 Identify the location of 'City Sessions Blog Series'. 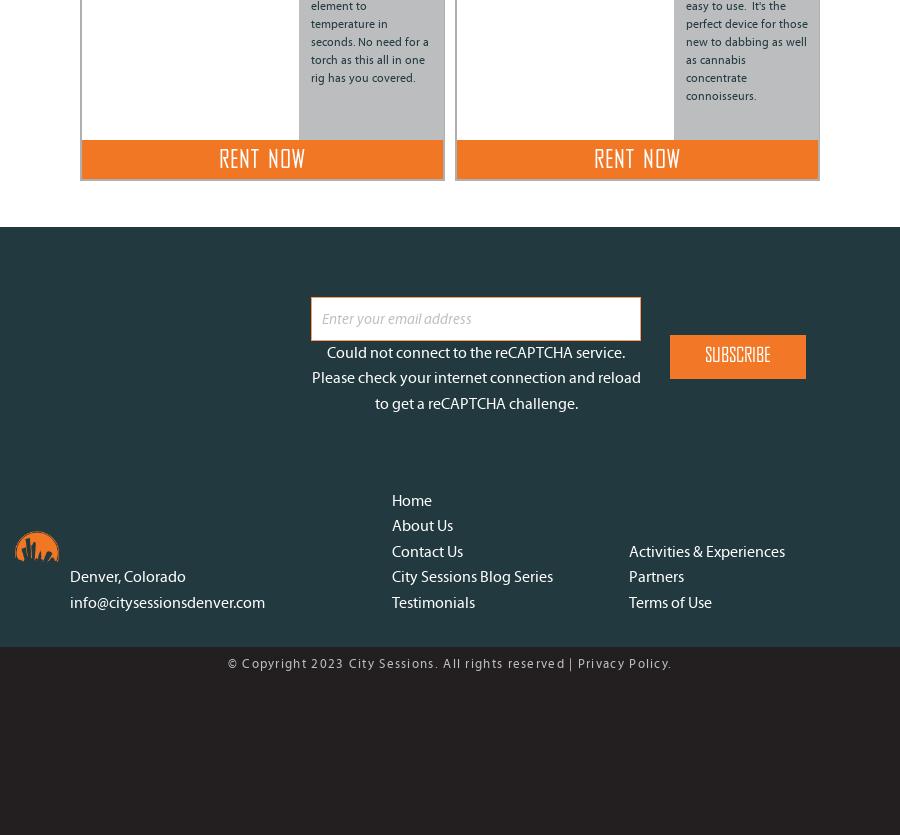
(471, 576).